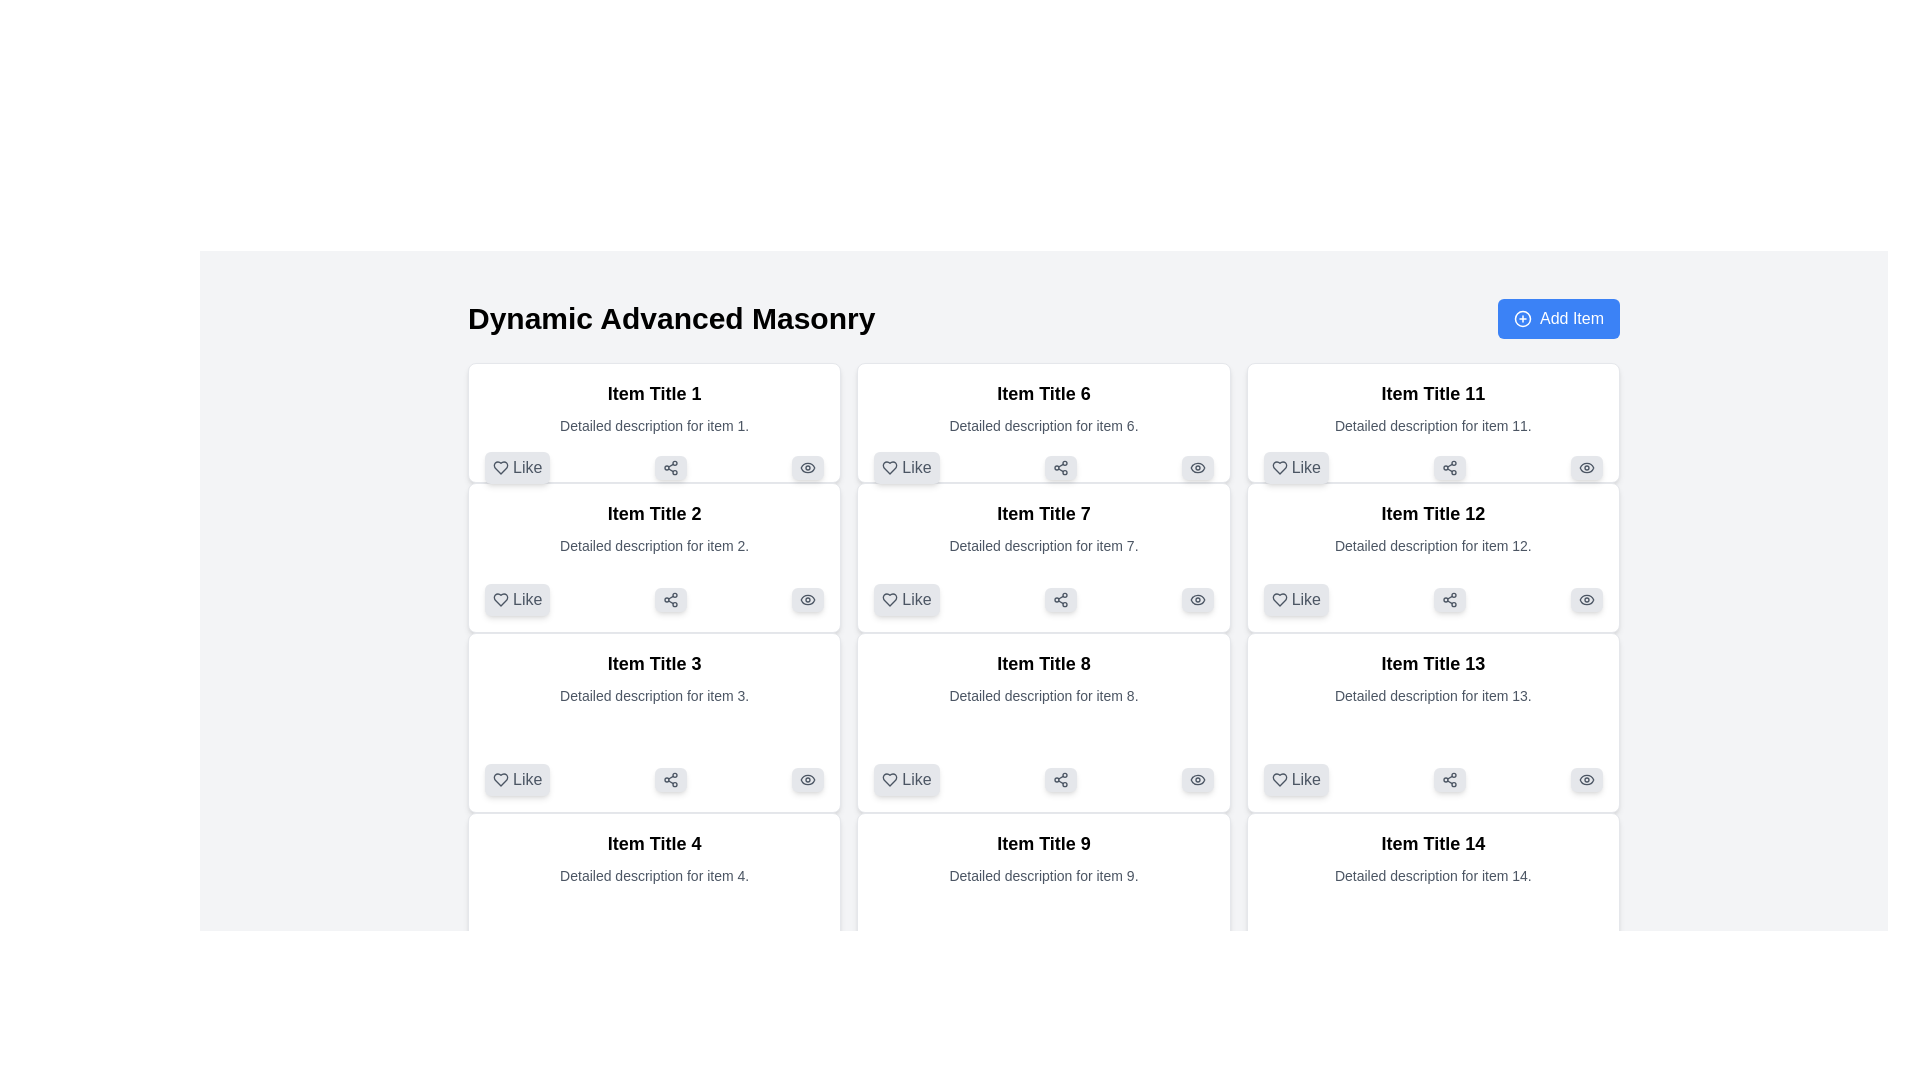 The image size is (1920, 1080). I want to click on the heart-shaped 'like' icon with a hollow outline located, so click(889, 599).